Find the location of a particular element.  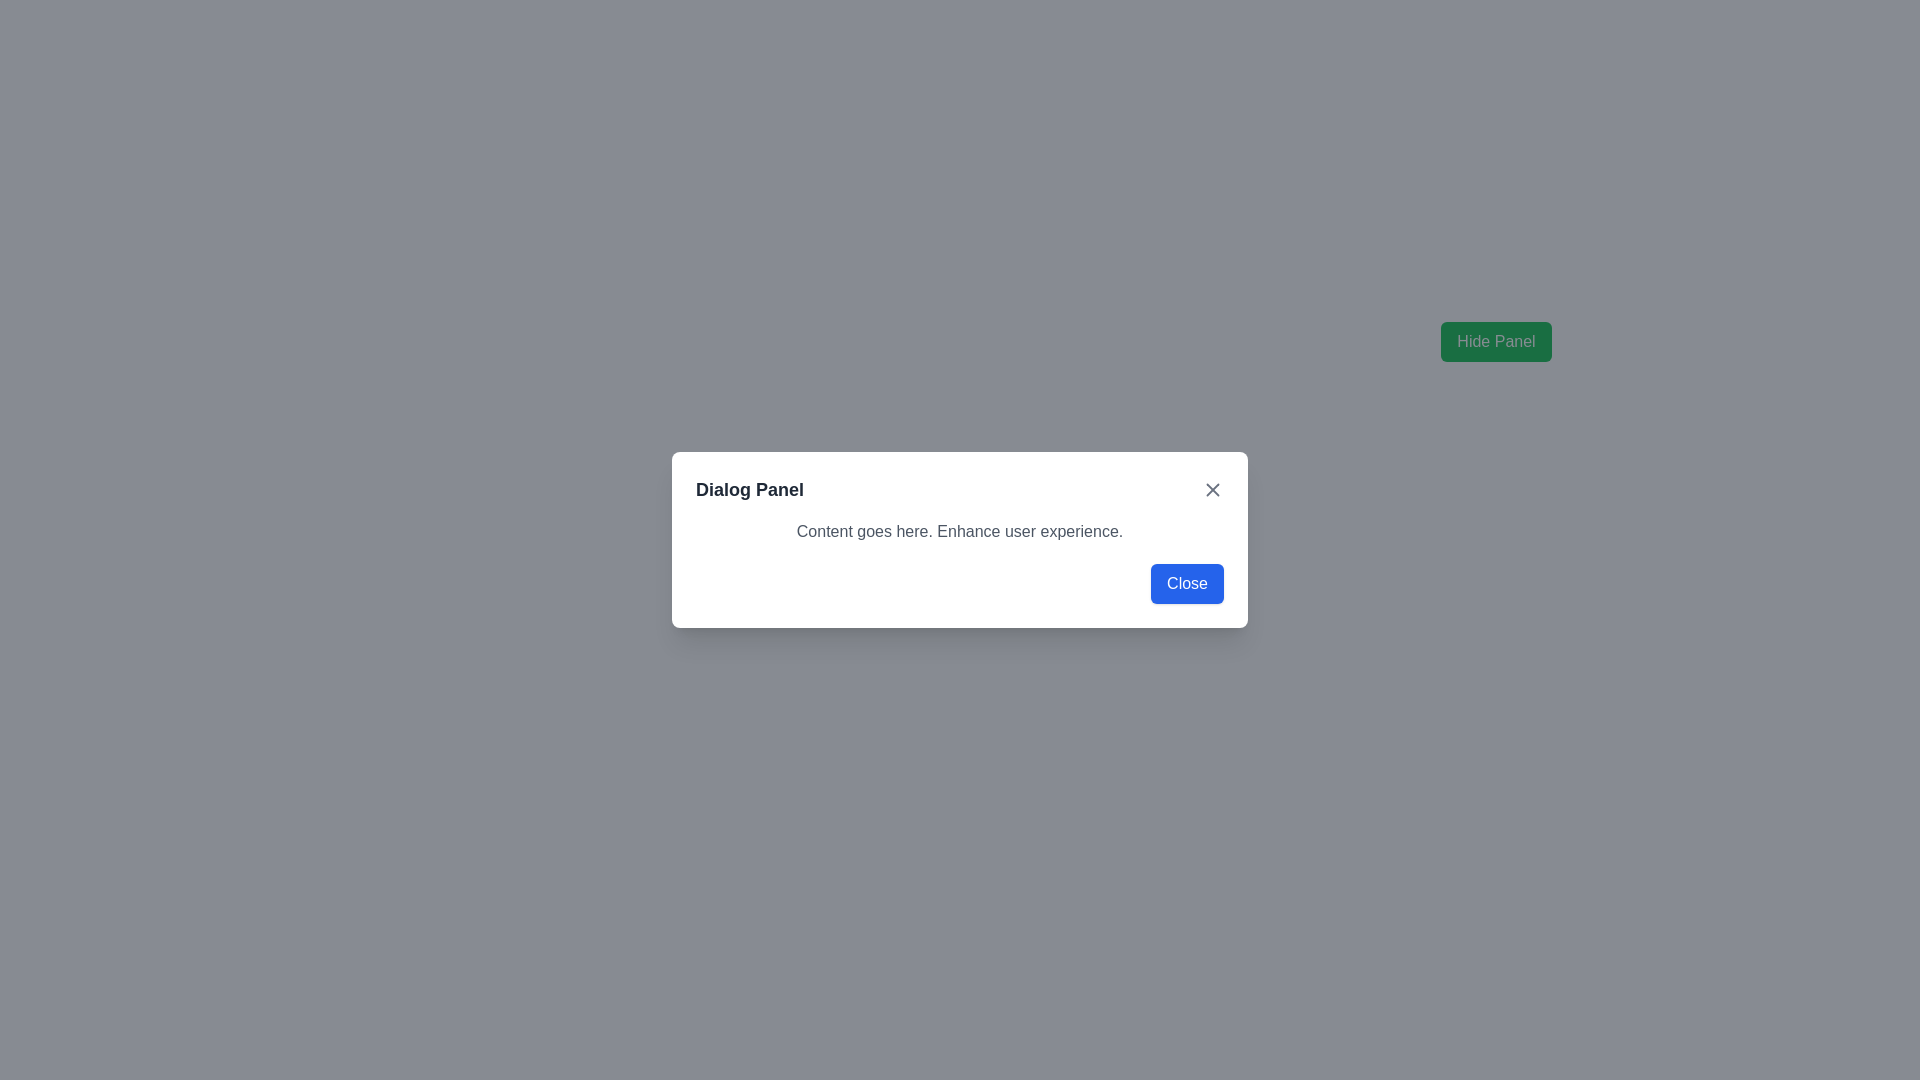

the 'Hide Panel' button with a green background and white text to trigger its hover effects is located at coordinates (1496, 341).